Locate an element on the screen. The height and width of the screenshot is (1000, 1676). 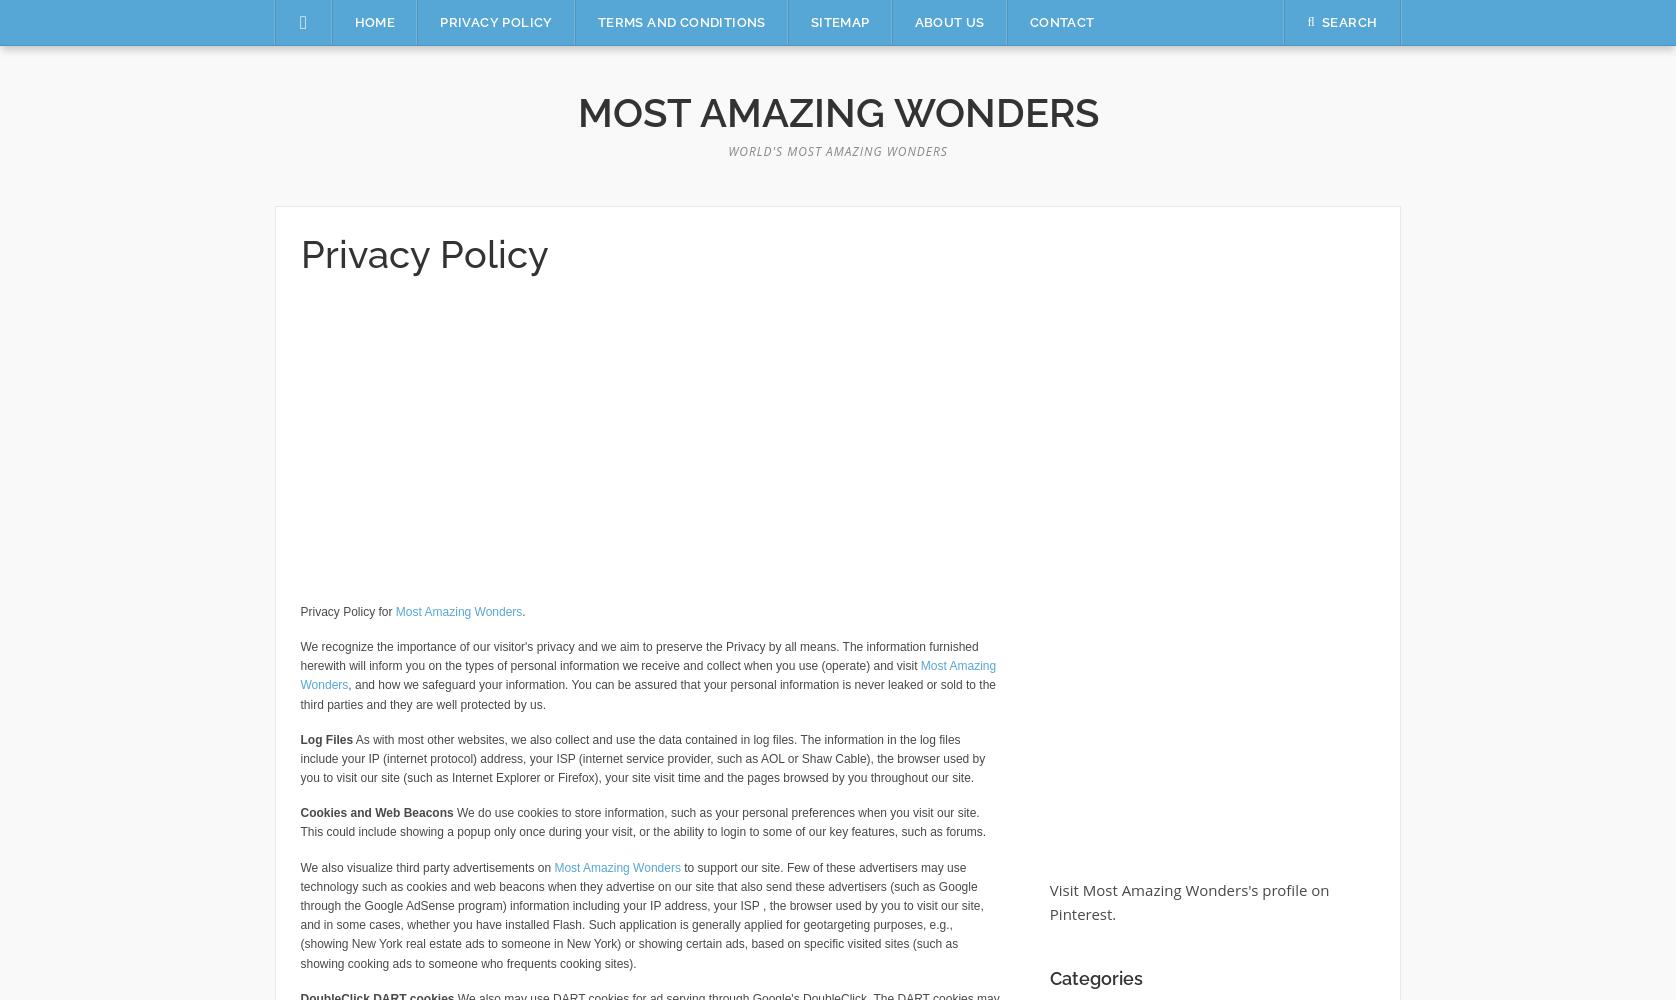
'We do use cookies to store information, such as your personal preferences when you visit our site. This could include showing a popup only once during your visit, or the ability to login to some of our key features, such as forums.' is located at coordinates (642, 821).